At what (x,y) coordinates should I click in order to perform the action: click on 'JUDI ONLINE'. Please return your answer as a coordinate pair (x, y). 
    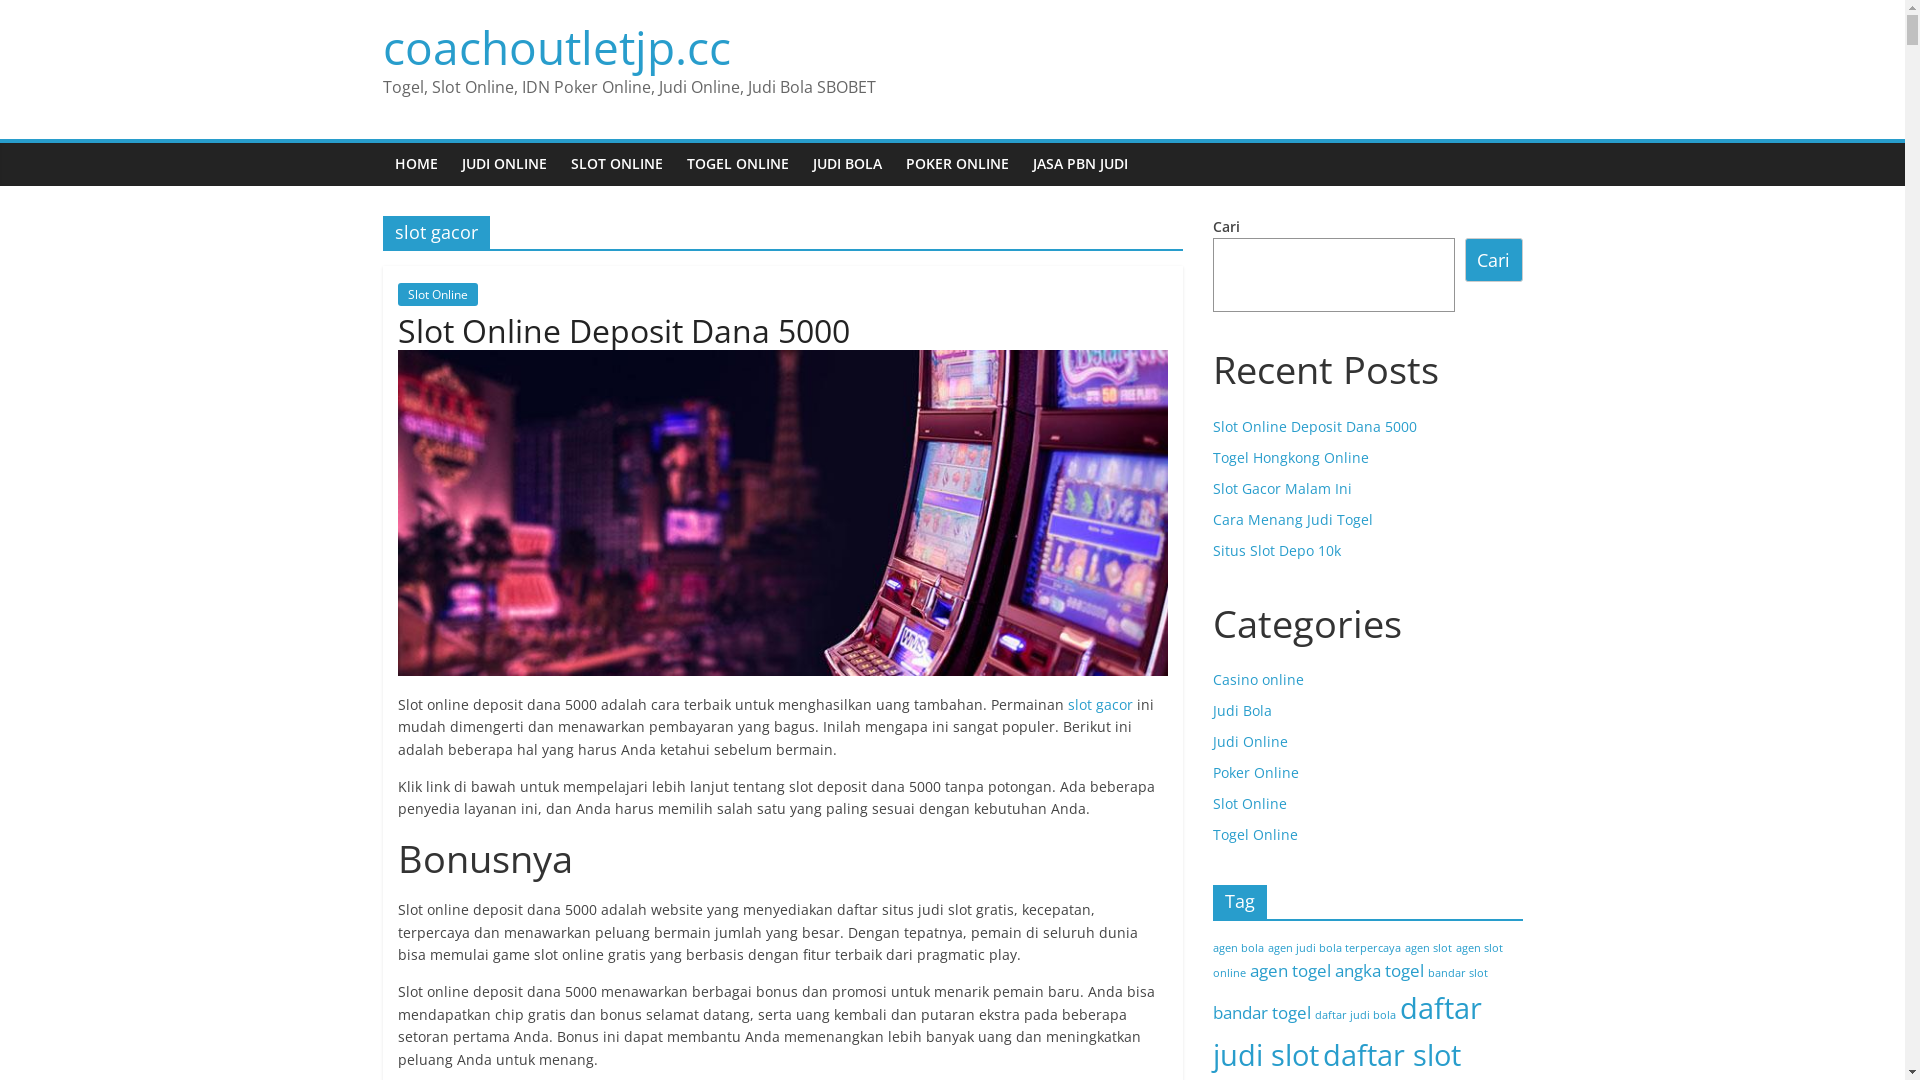
    Looking at the image, I should click on (449, 163).